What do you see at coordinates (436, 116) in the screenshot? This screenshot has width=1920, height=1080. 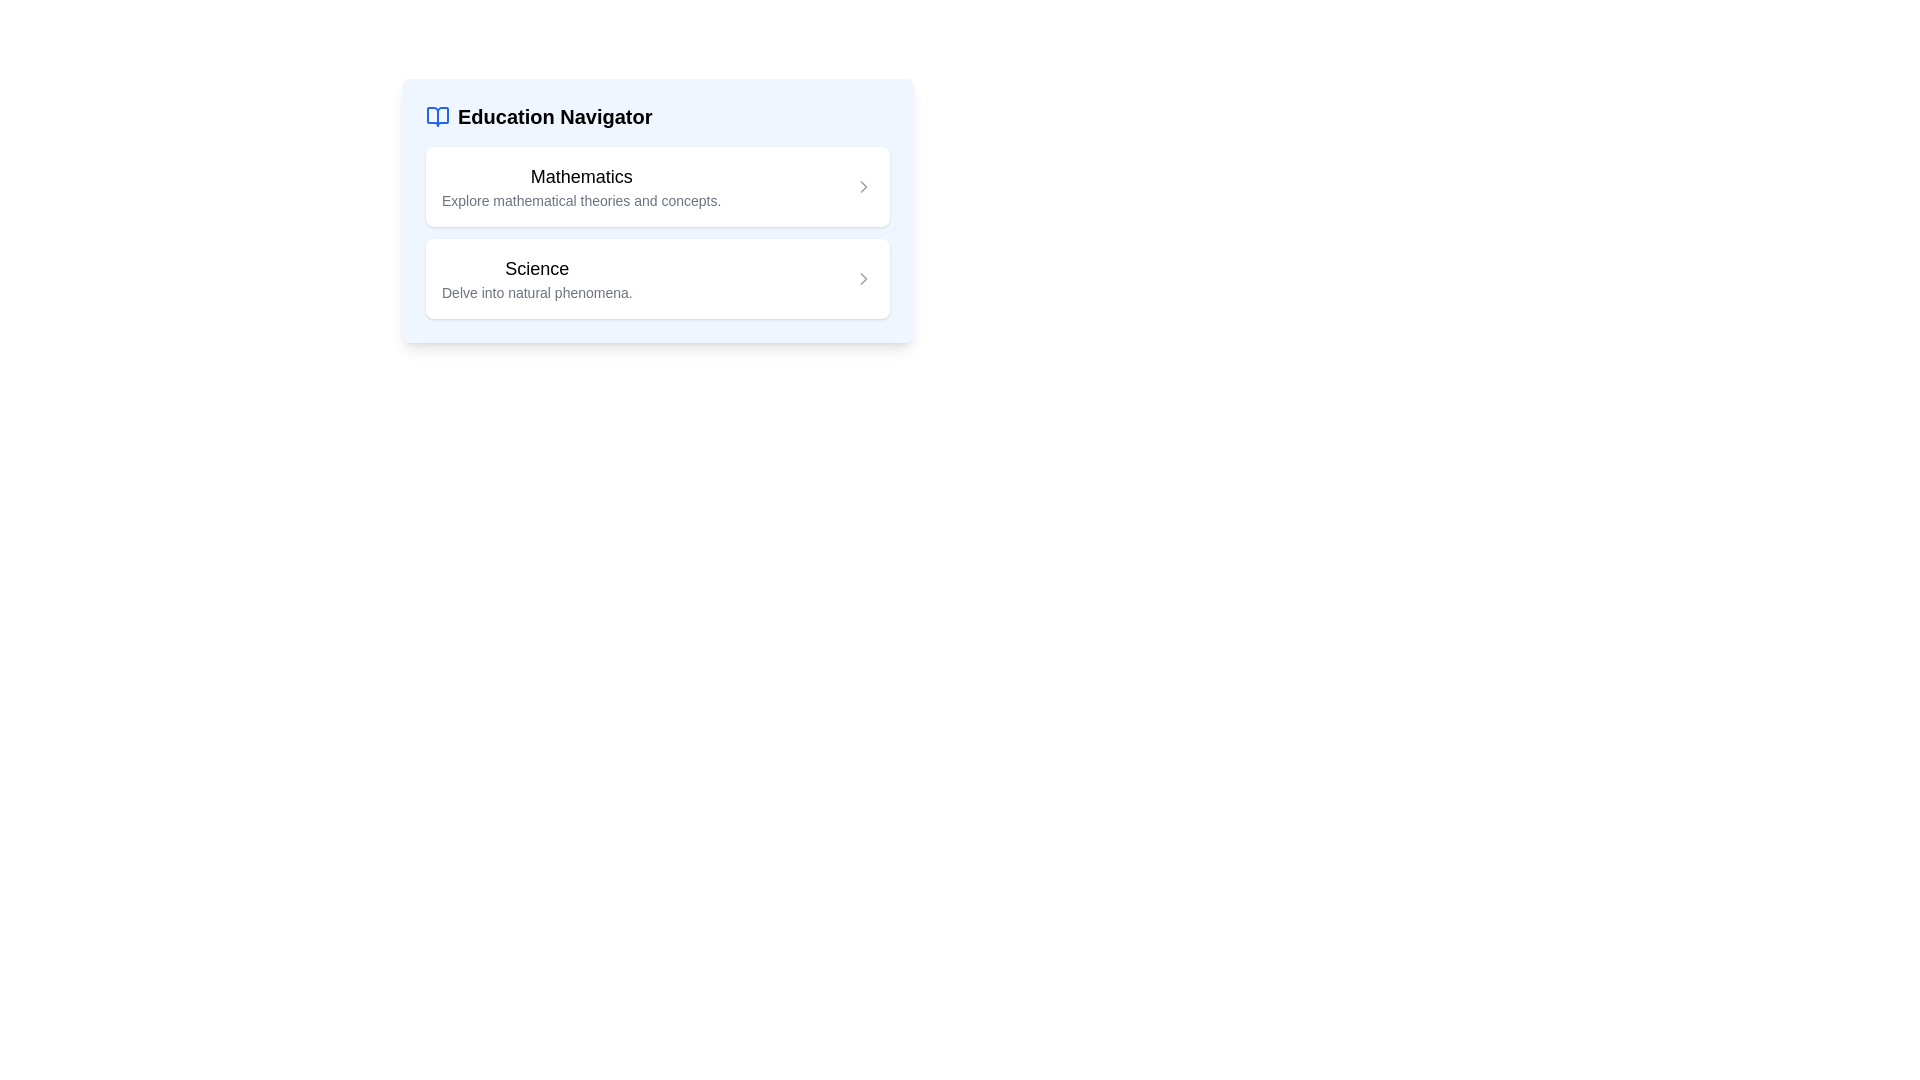 I see `left half of the open book icon, which is part of the SVG graphic in the 'Education Navigator' panel for debugging purposes` at bounding box center [436, 116].